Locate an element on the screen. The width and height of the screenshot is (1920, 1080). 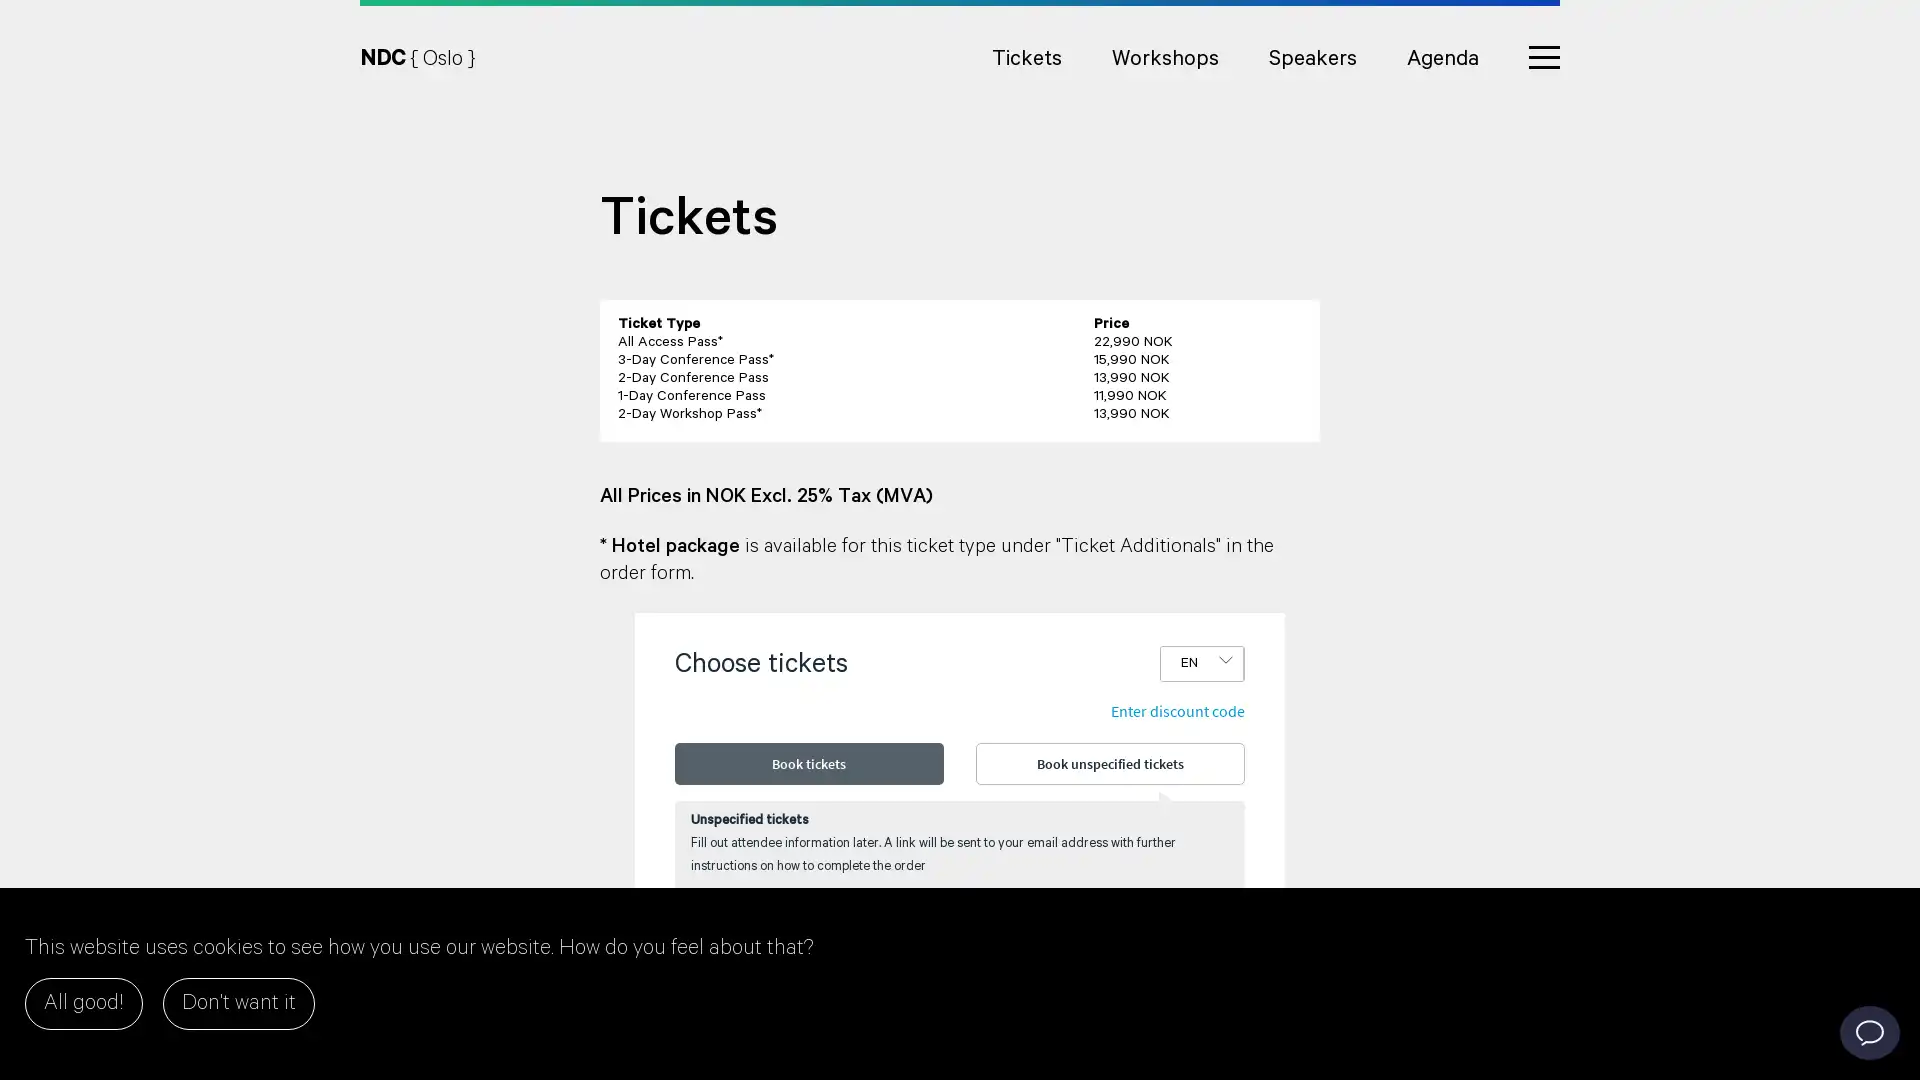
Enter discount code is located at coordinates (1177, 708).